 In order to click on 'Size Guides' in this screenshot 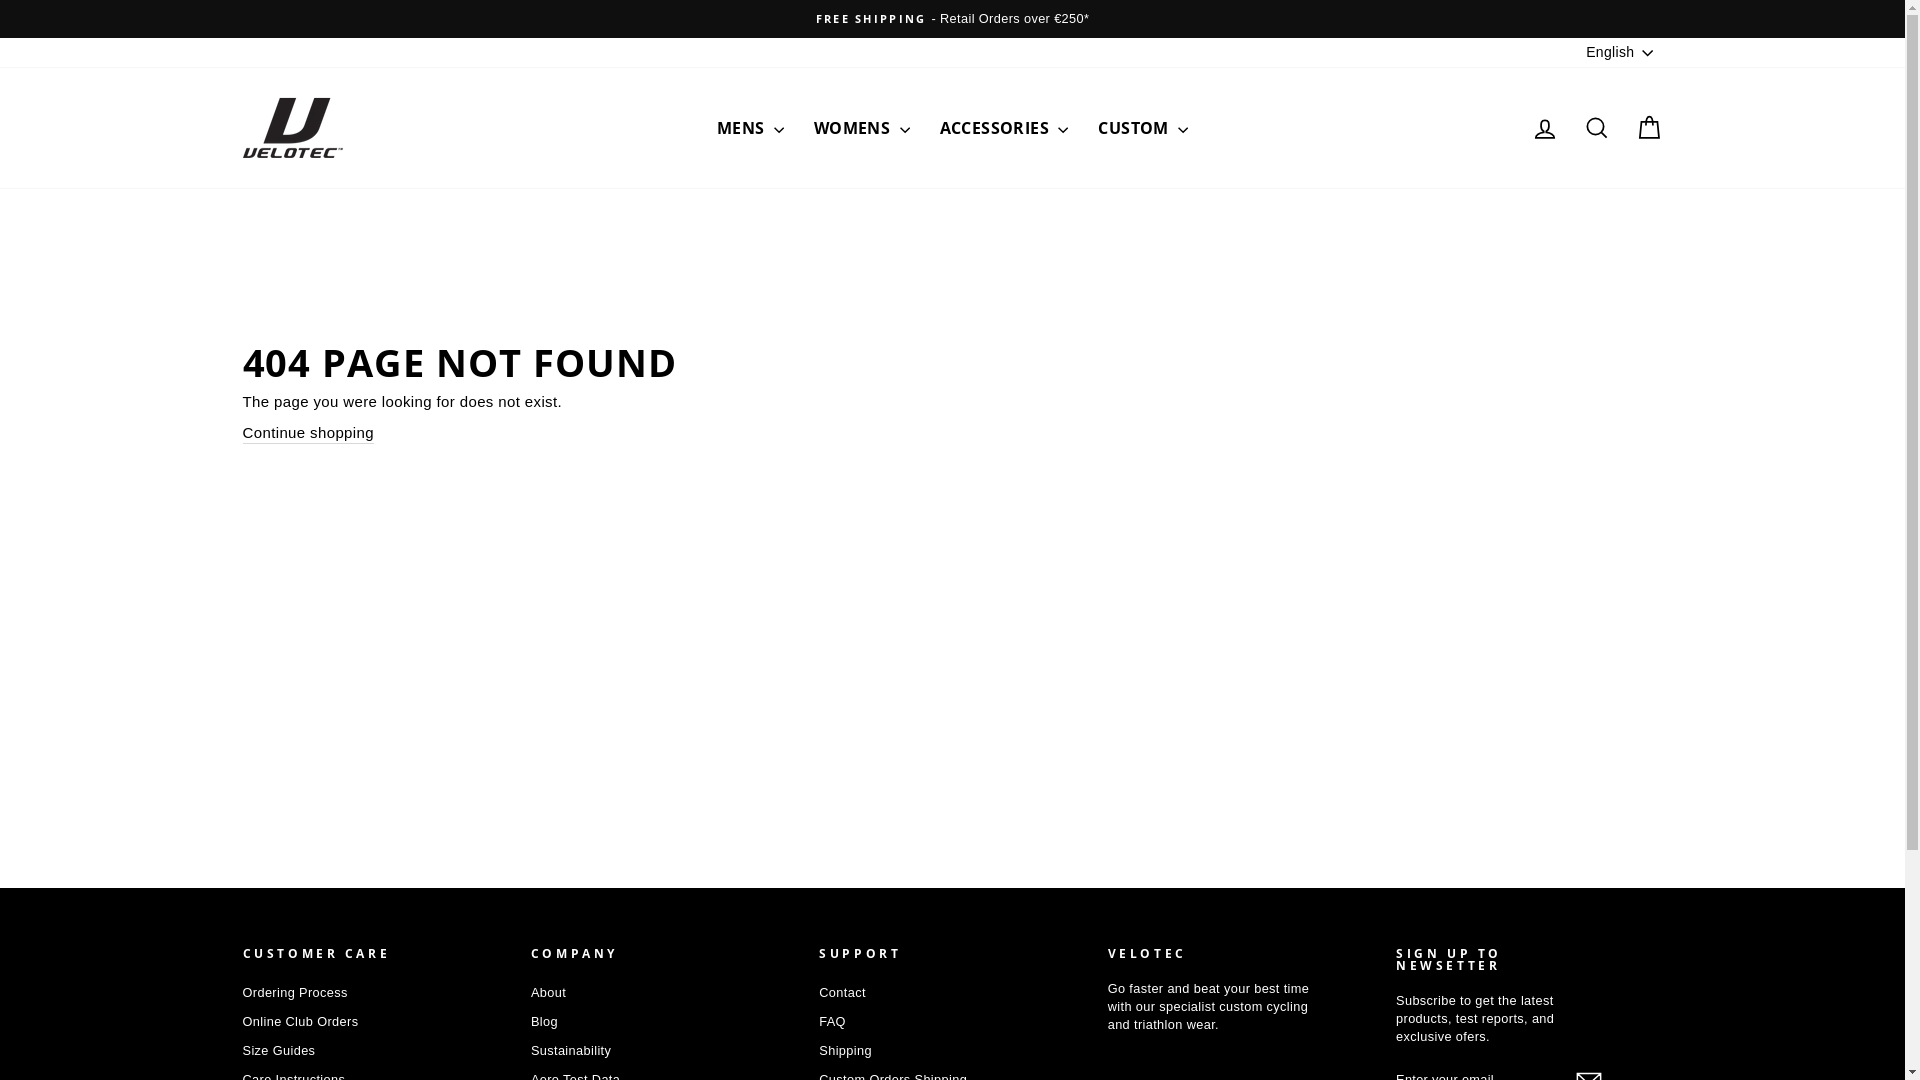, I will do `click(277, 1049)`.